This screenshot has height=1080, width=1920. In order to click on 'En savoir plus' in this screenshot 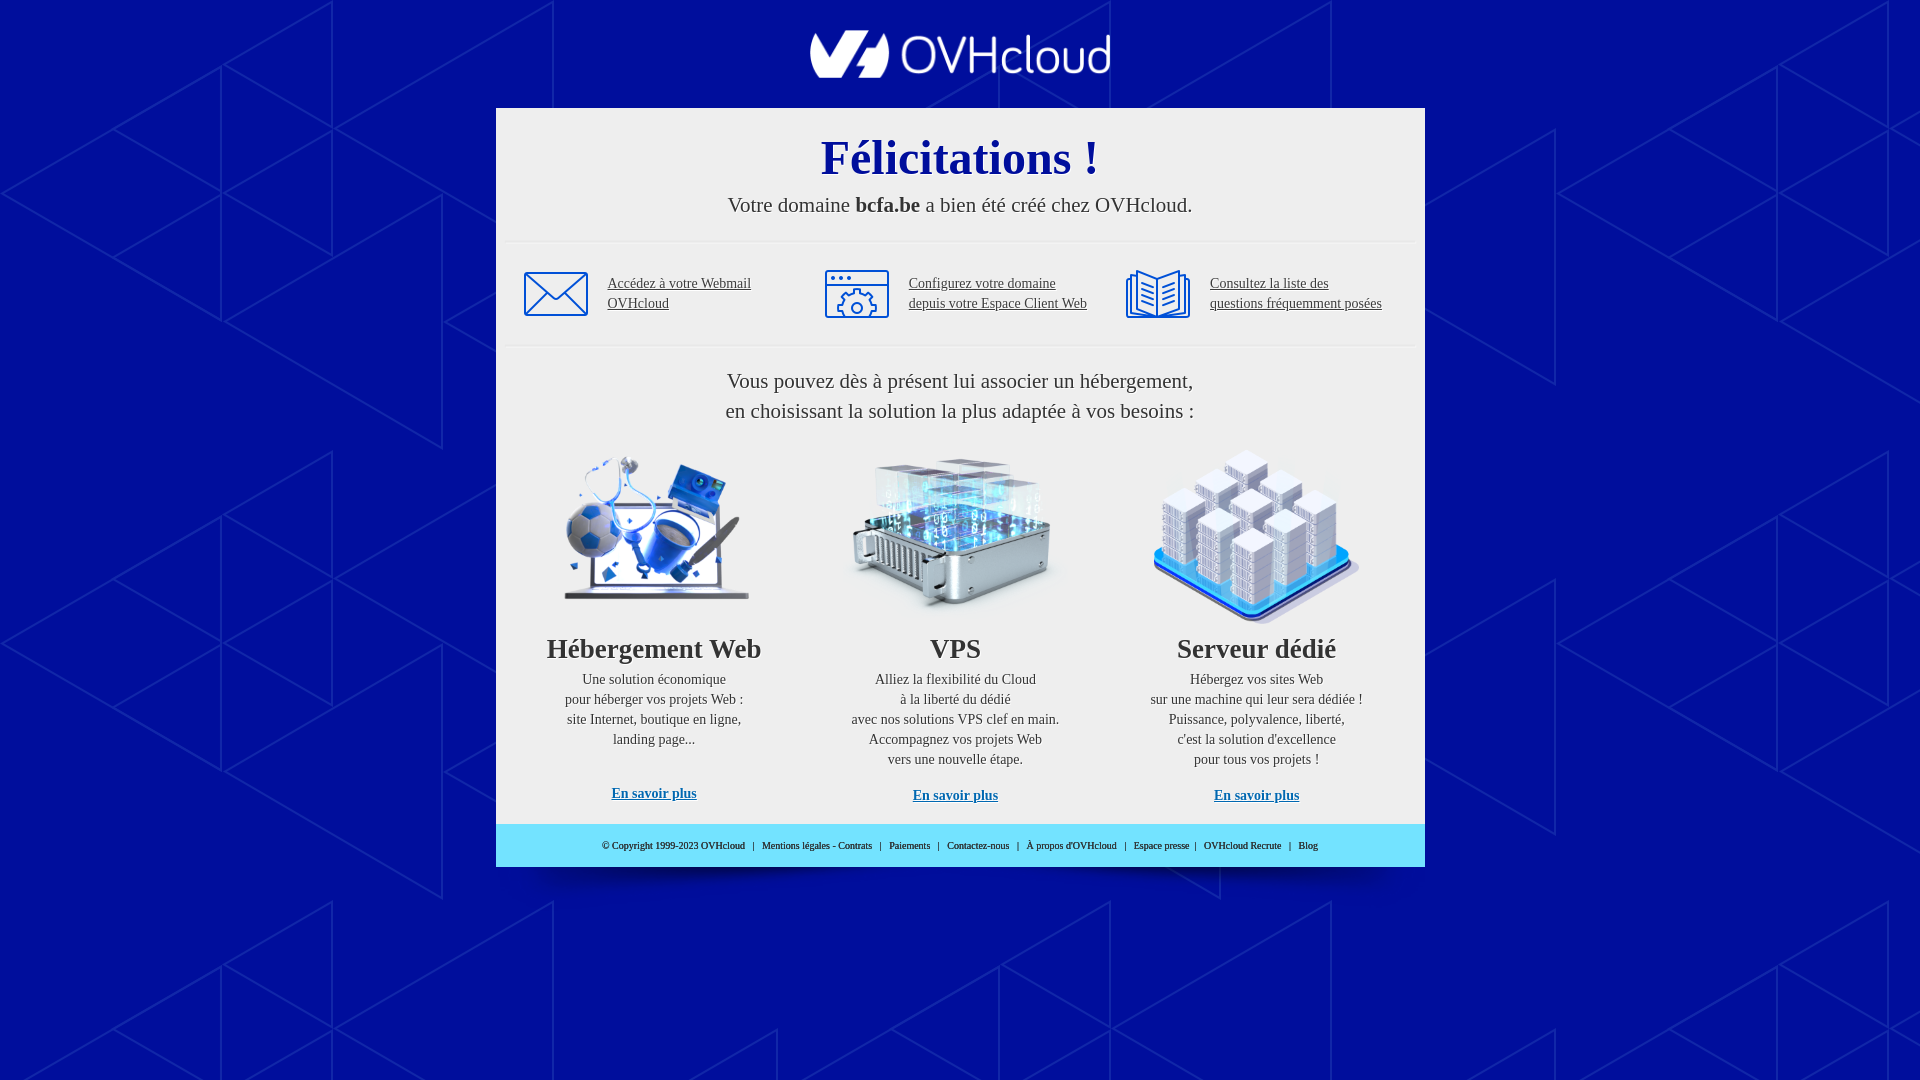, I will do `click(954, 794)`.